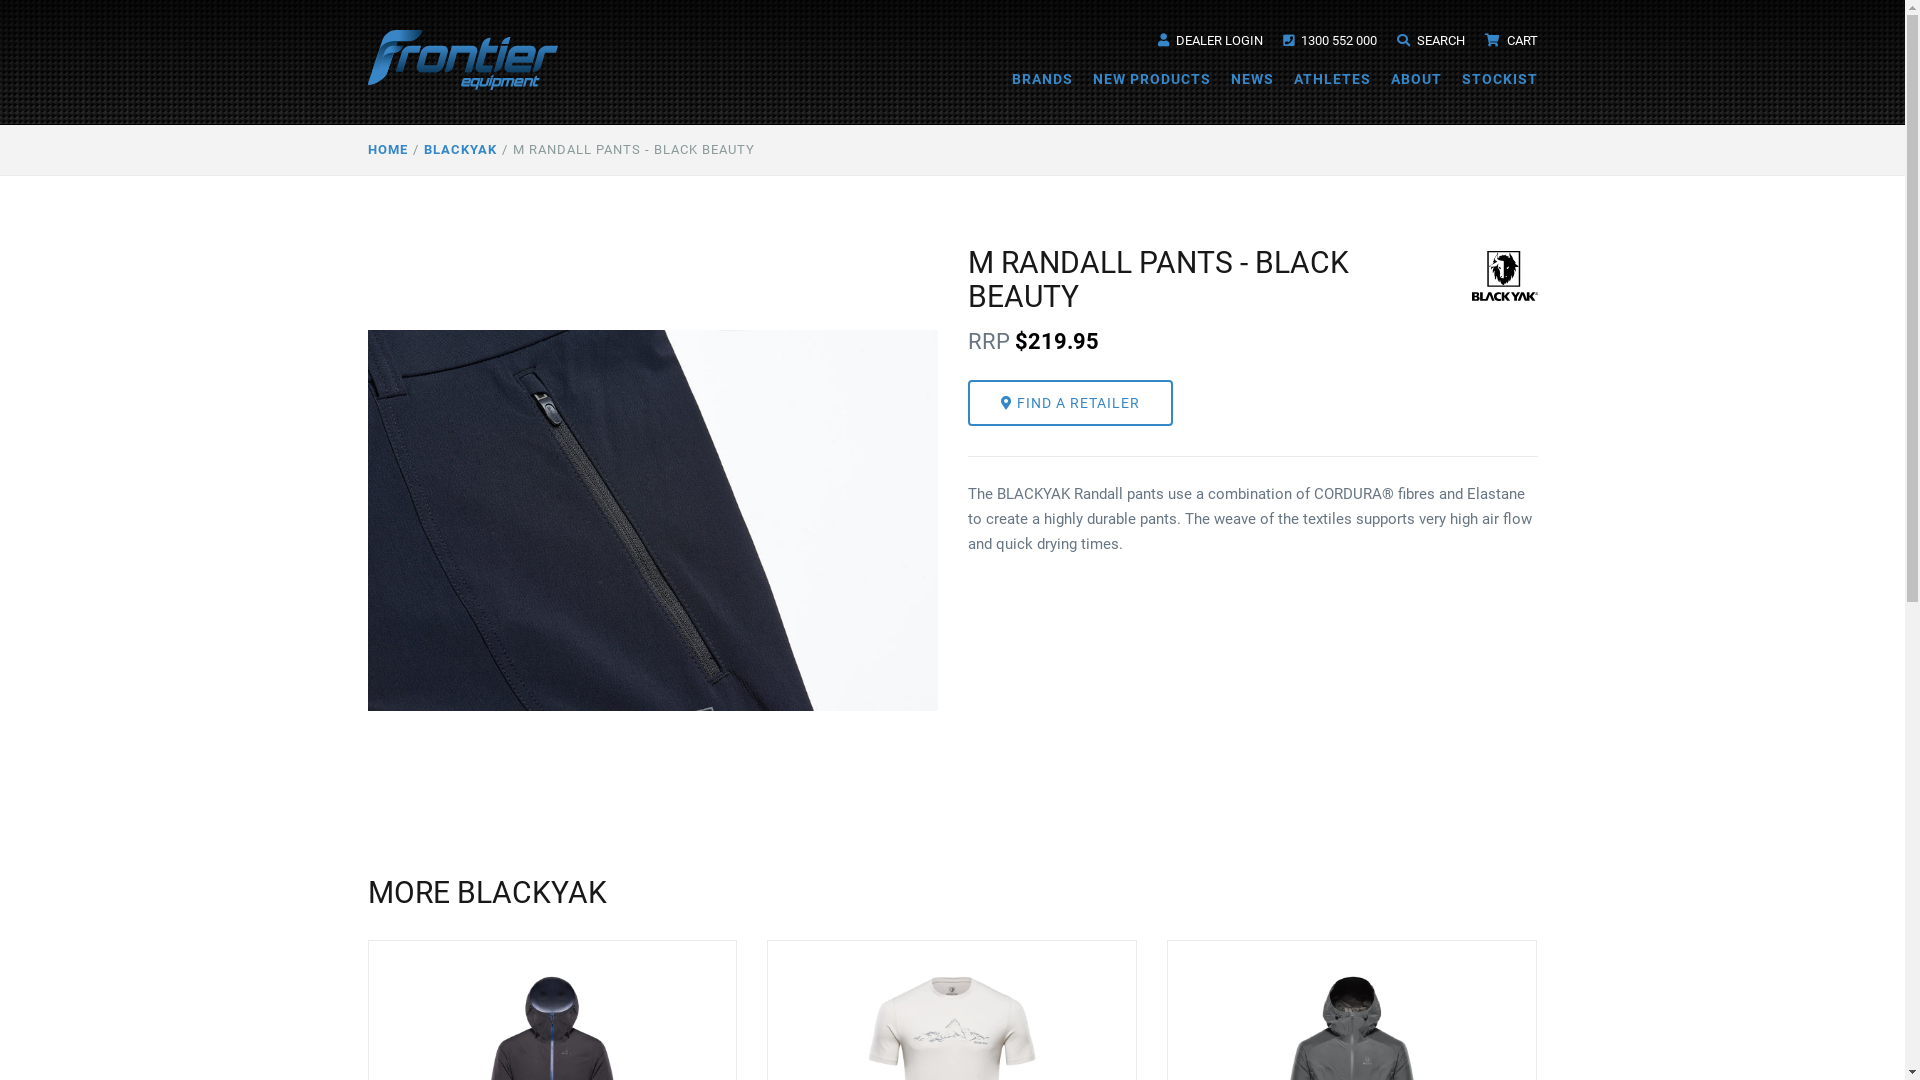 The width and height of the screenshot is (1920, 1080). What do you see at coordinates (1069, 402) in the screenshot?
I see `'FIND A RETAILER'` at bounding box center [1069, 402].